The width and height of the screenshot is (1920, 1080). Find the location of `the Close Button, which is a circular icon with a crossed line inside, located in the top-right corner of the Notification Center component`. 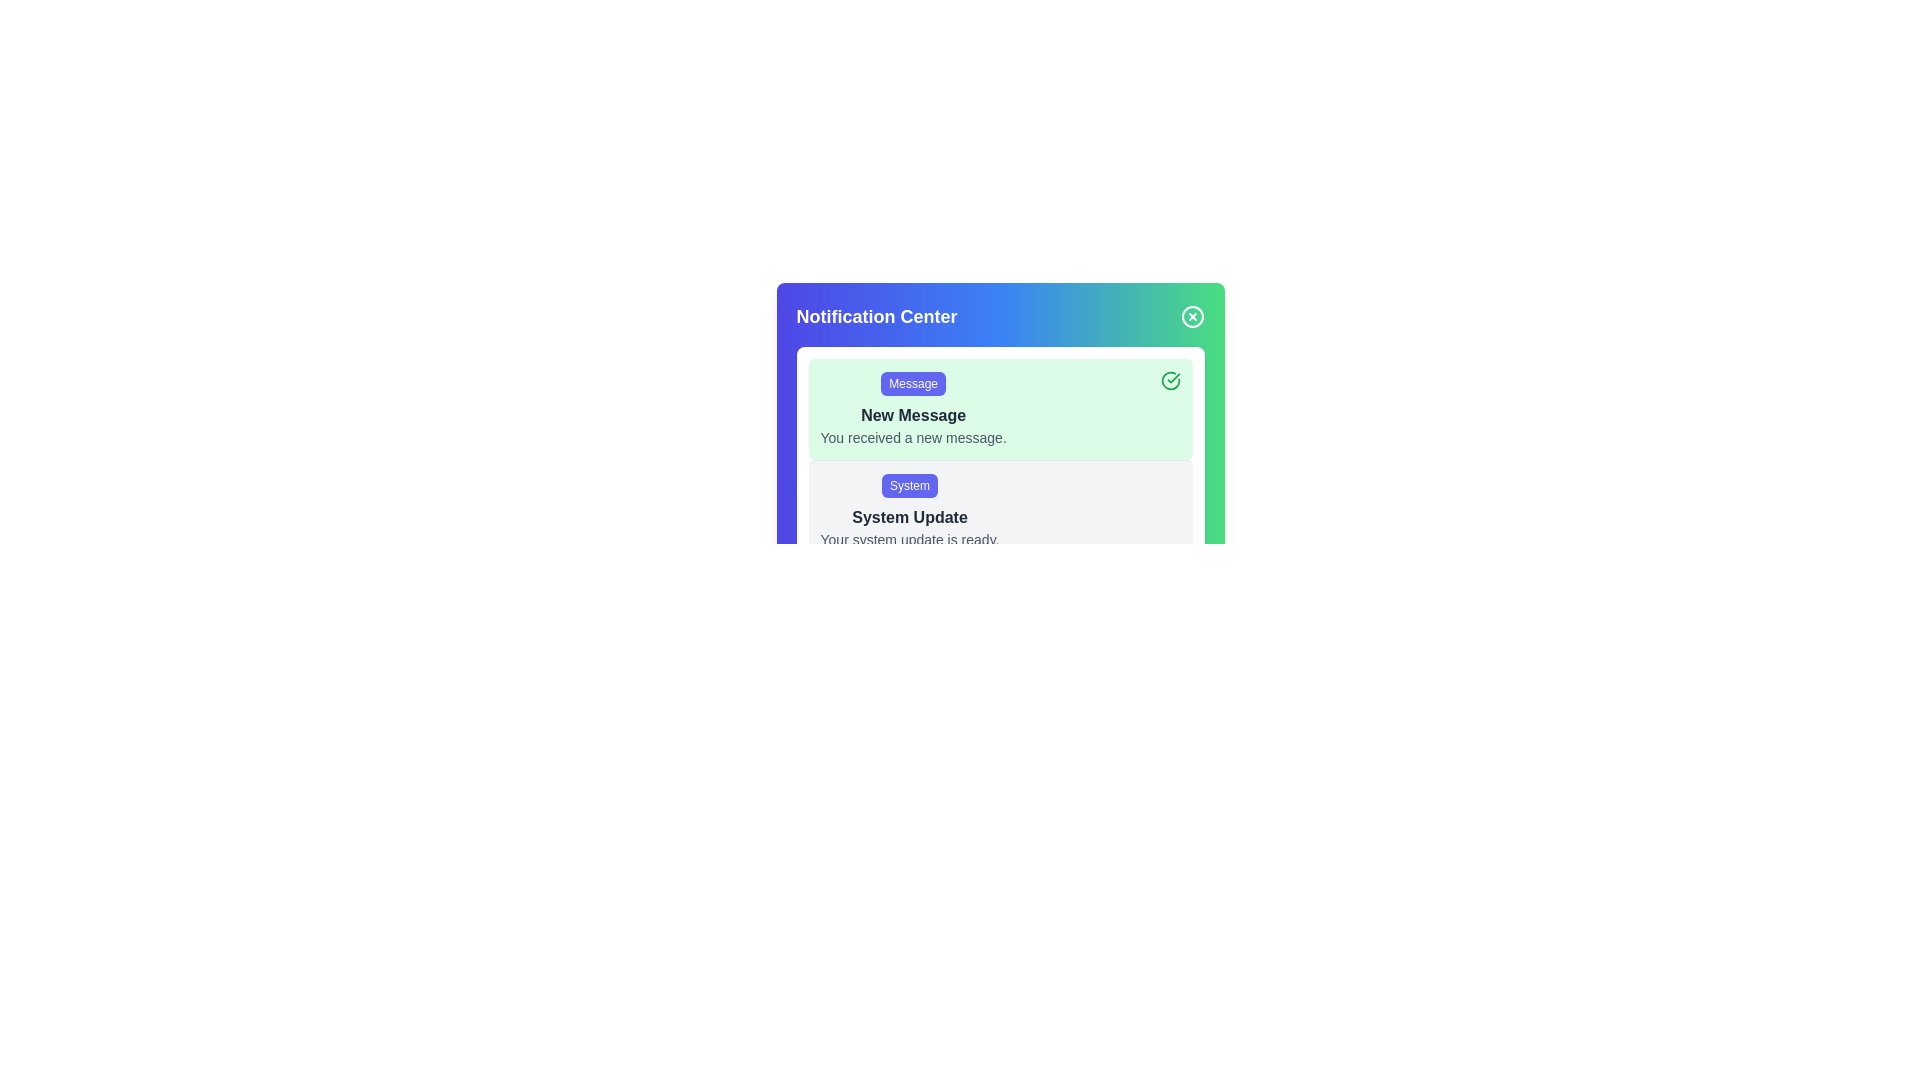

the Close Button, which is a circular icon with a crossed line inside, located in the top-right corner of the Notification Center component is located at coordinates (1192, 315).